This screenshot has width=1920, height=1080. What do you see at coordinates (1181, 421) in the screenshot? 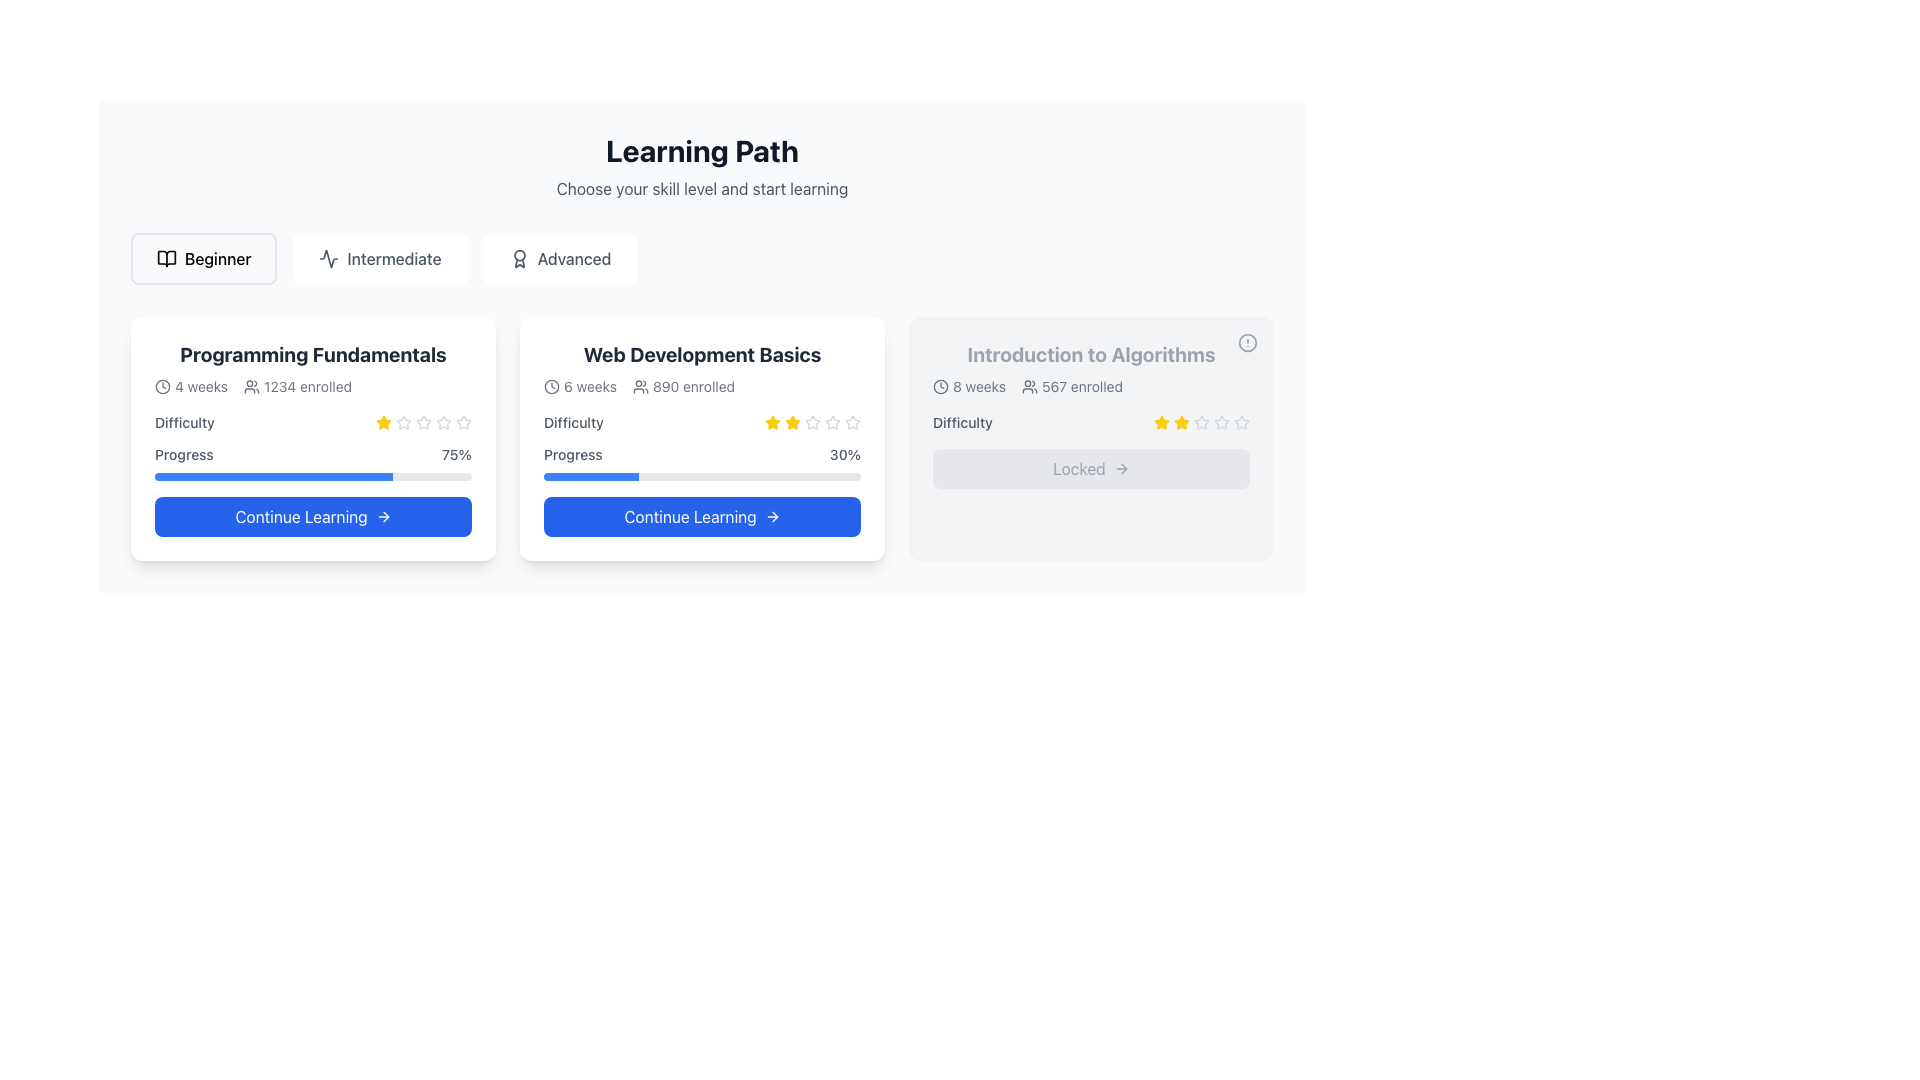
I see `the third solid-yellow star icon in the rating system under the 'Difficulty' label in the 'Introduction to Algorithms' card` at bounding box center [1181, 421].